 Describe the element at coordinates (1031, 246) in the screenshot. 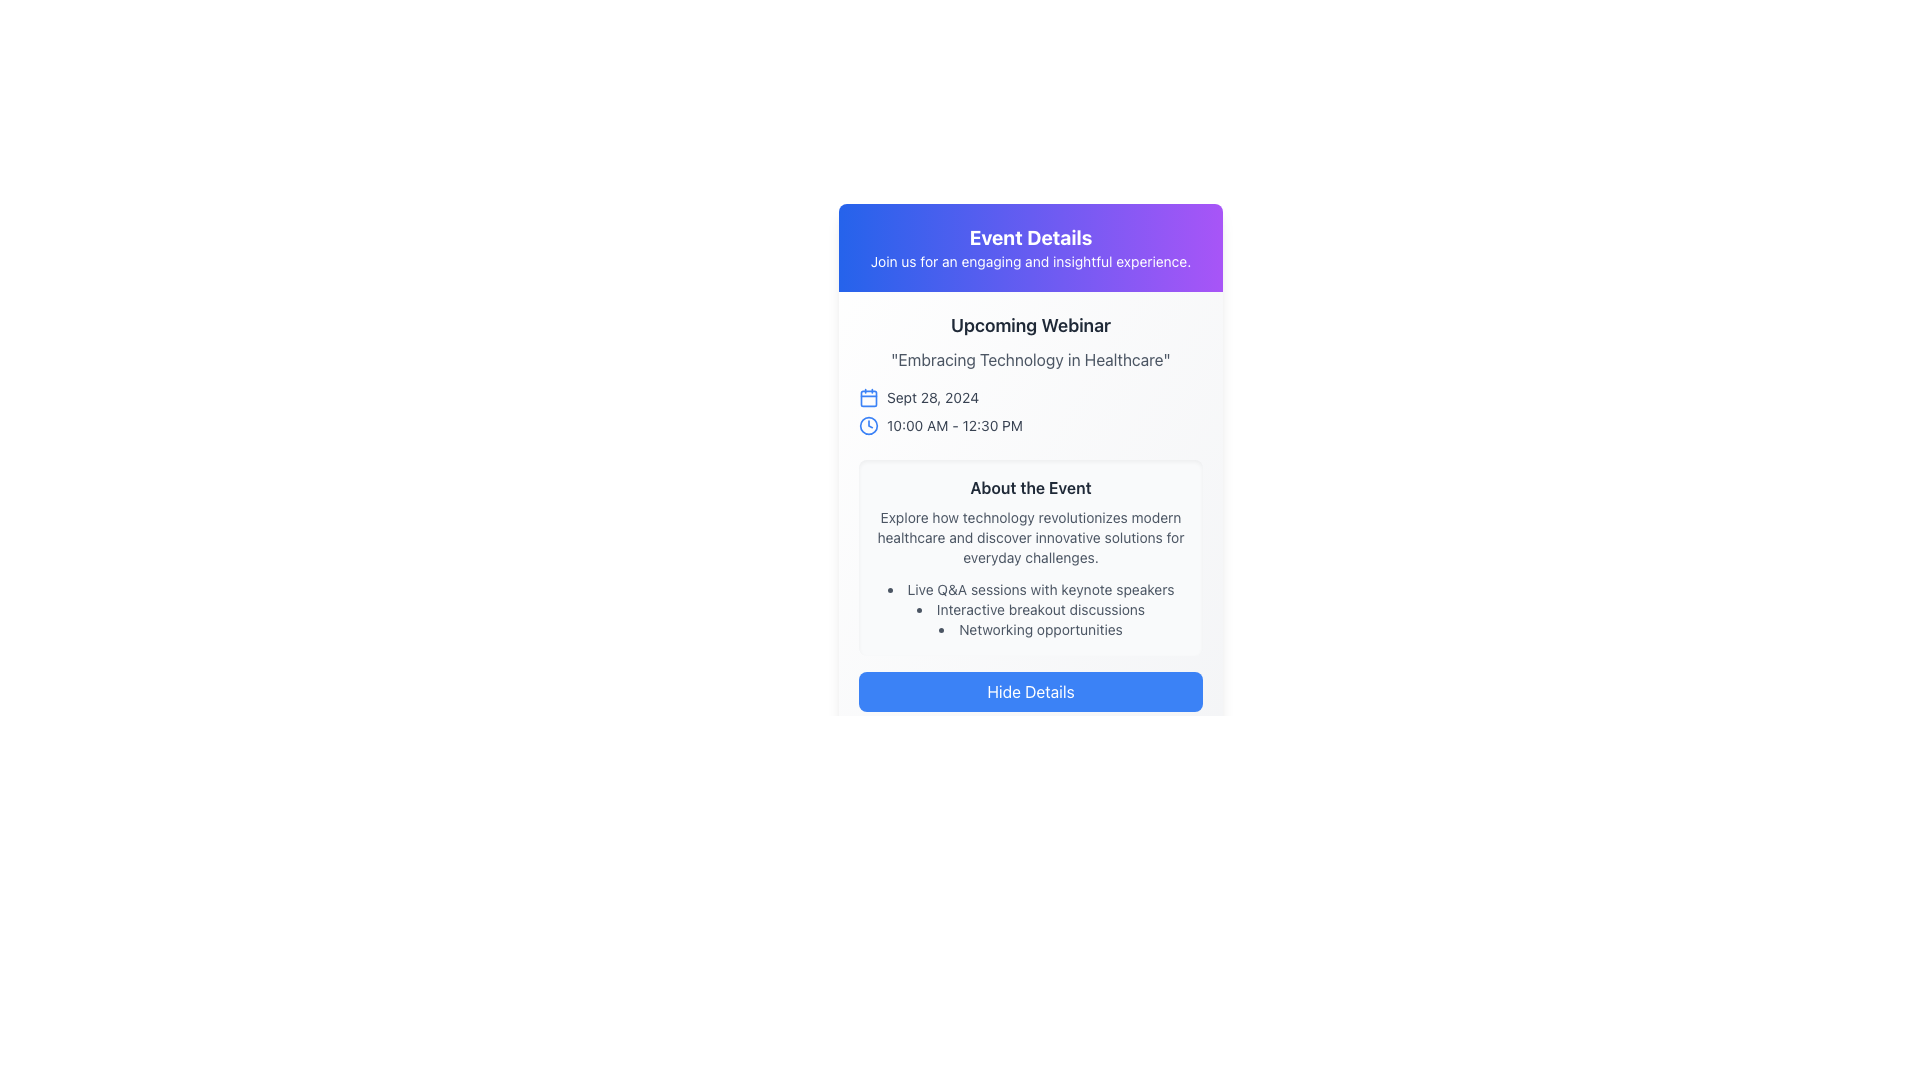

I see `introductory heading and subtitle text from the header section located at the top of the card layout, which spans the width of the card` at that location.